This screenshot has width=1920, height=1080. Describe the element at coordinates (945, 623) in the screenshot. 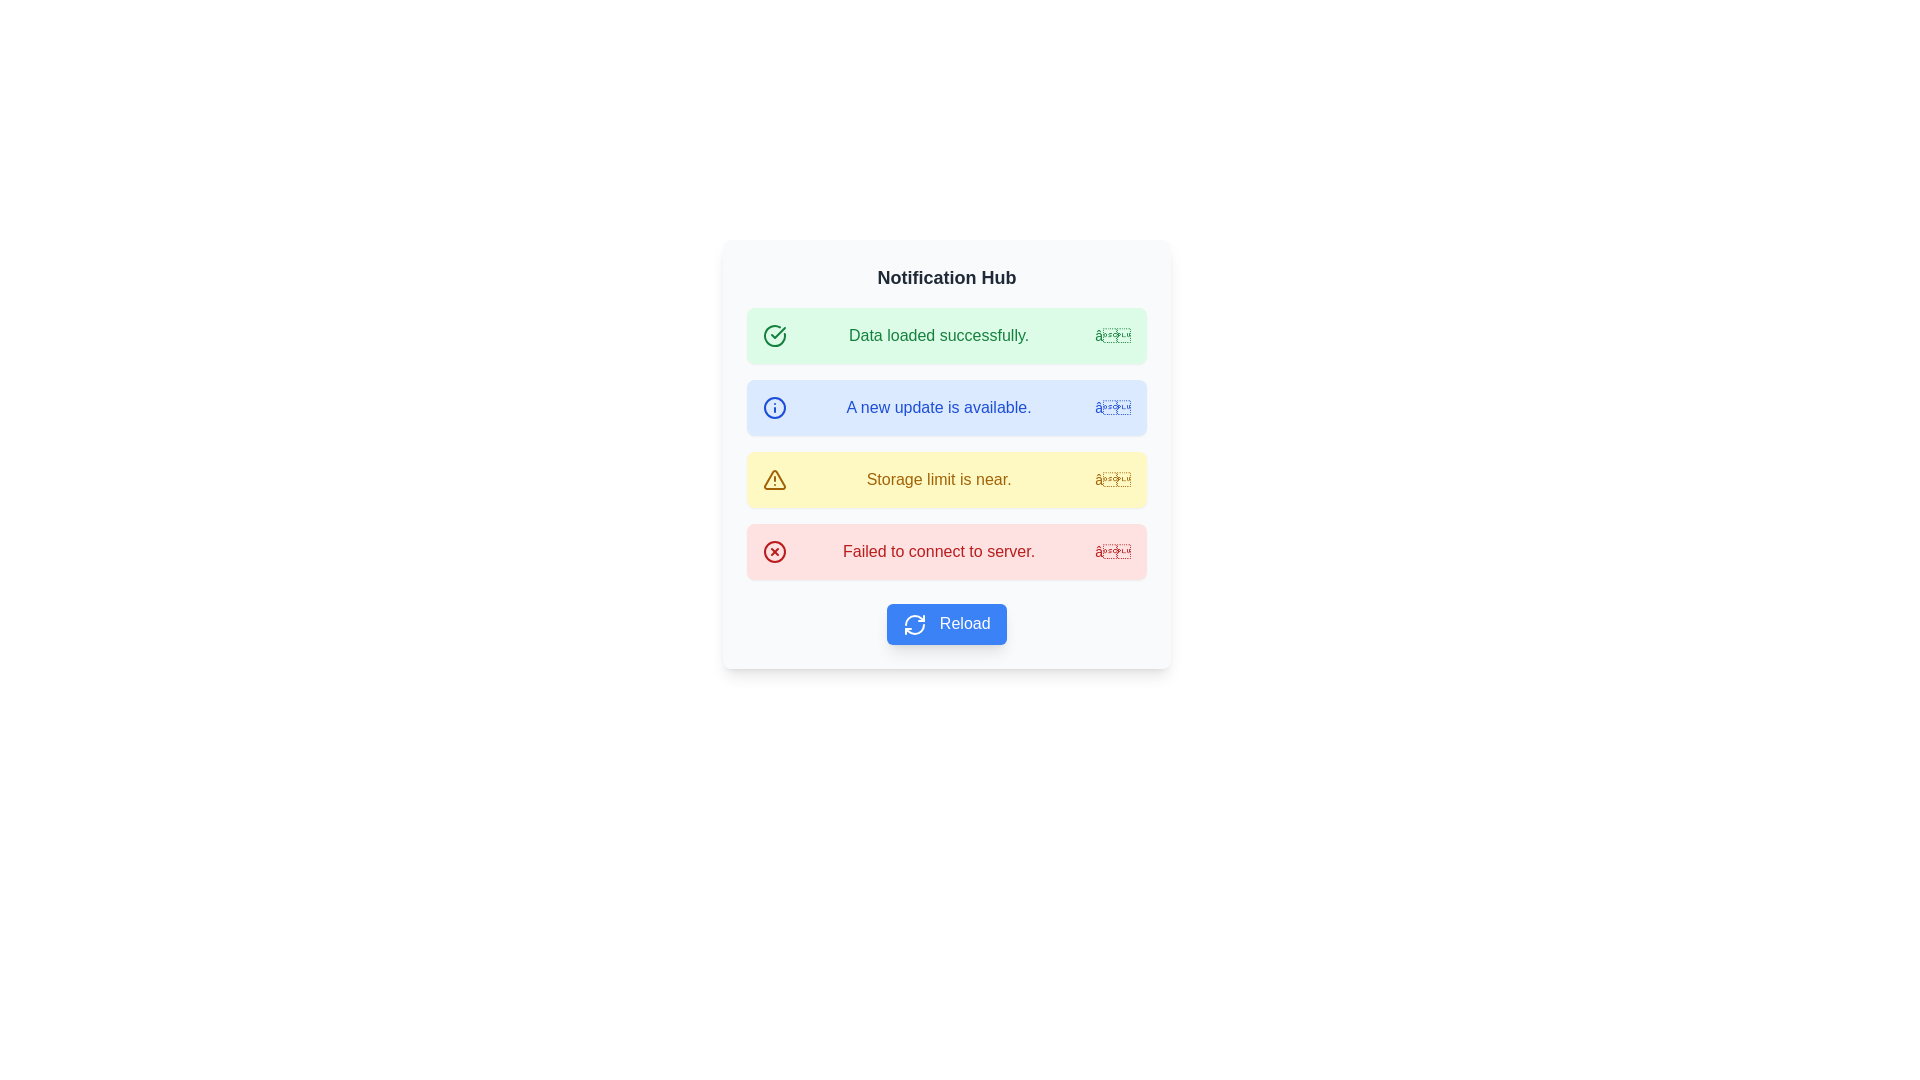

I see `the reload button located centrally below the list of notification items to activate the hover style change` at that location.